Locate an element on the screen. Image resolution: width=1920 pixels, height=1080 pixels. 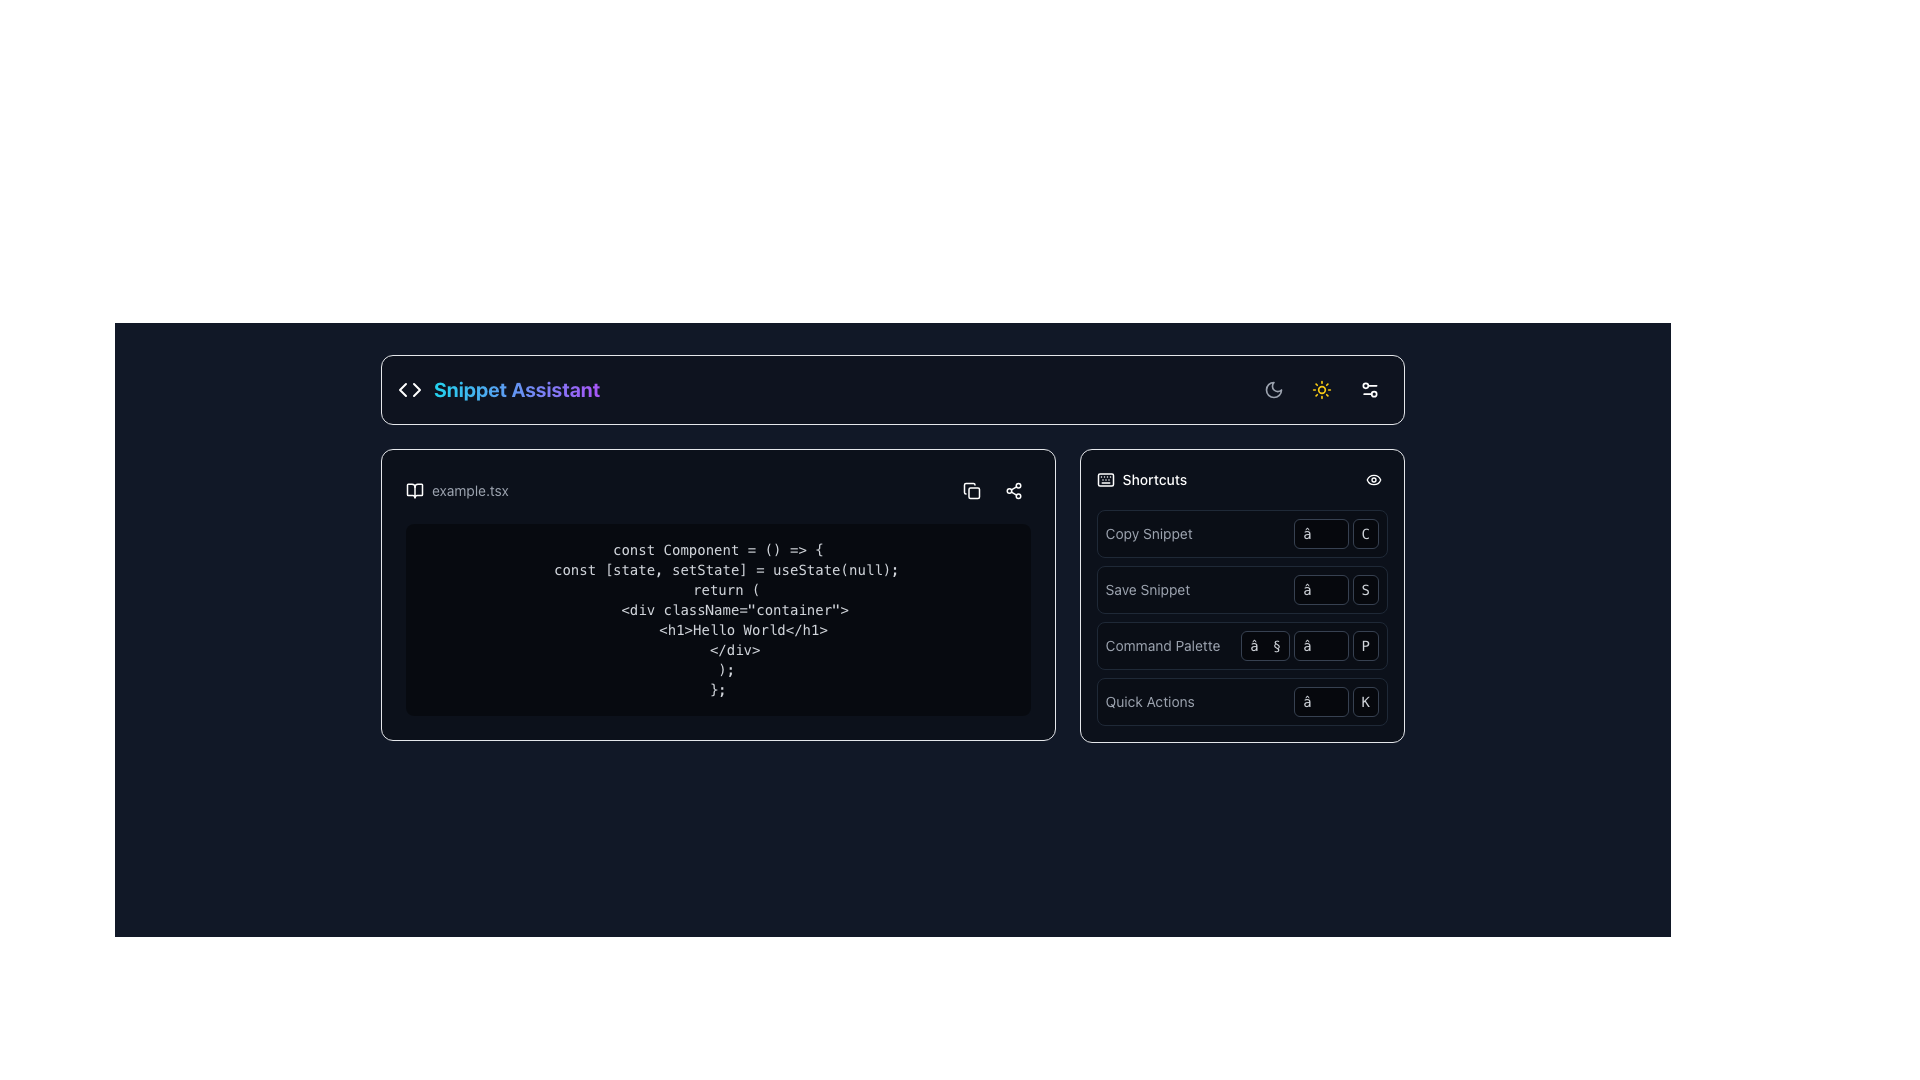
the second button in the horizontal group of buttons at the top right of the interface to share the content is located at coordinates (1013, 490).